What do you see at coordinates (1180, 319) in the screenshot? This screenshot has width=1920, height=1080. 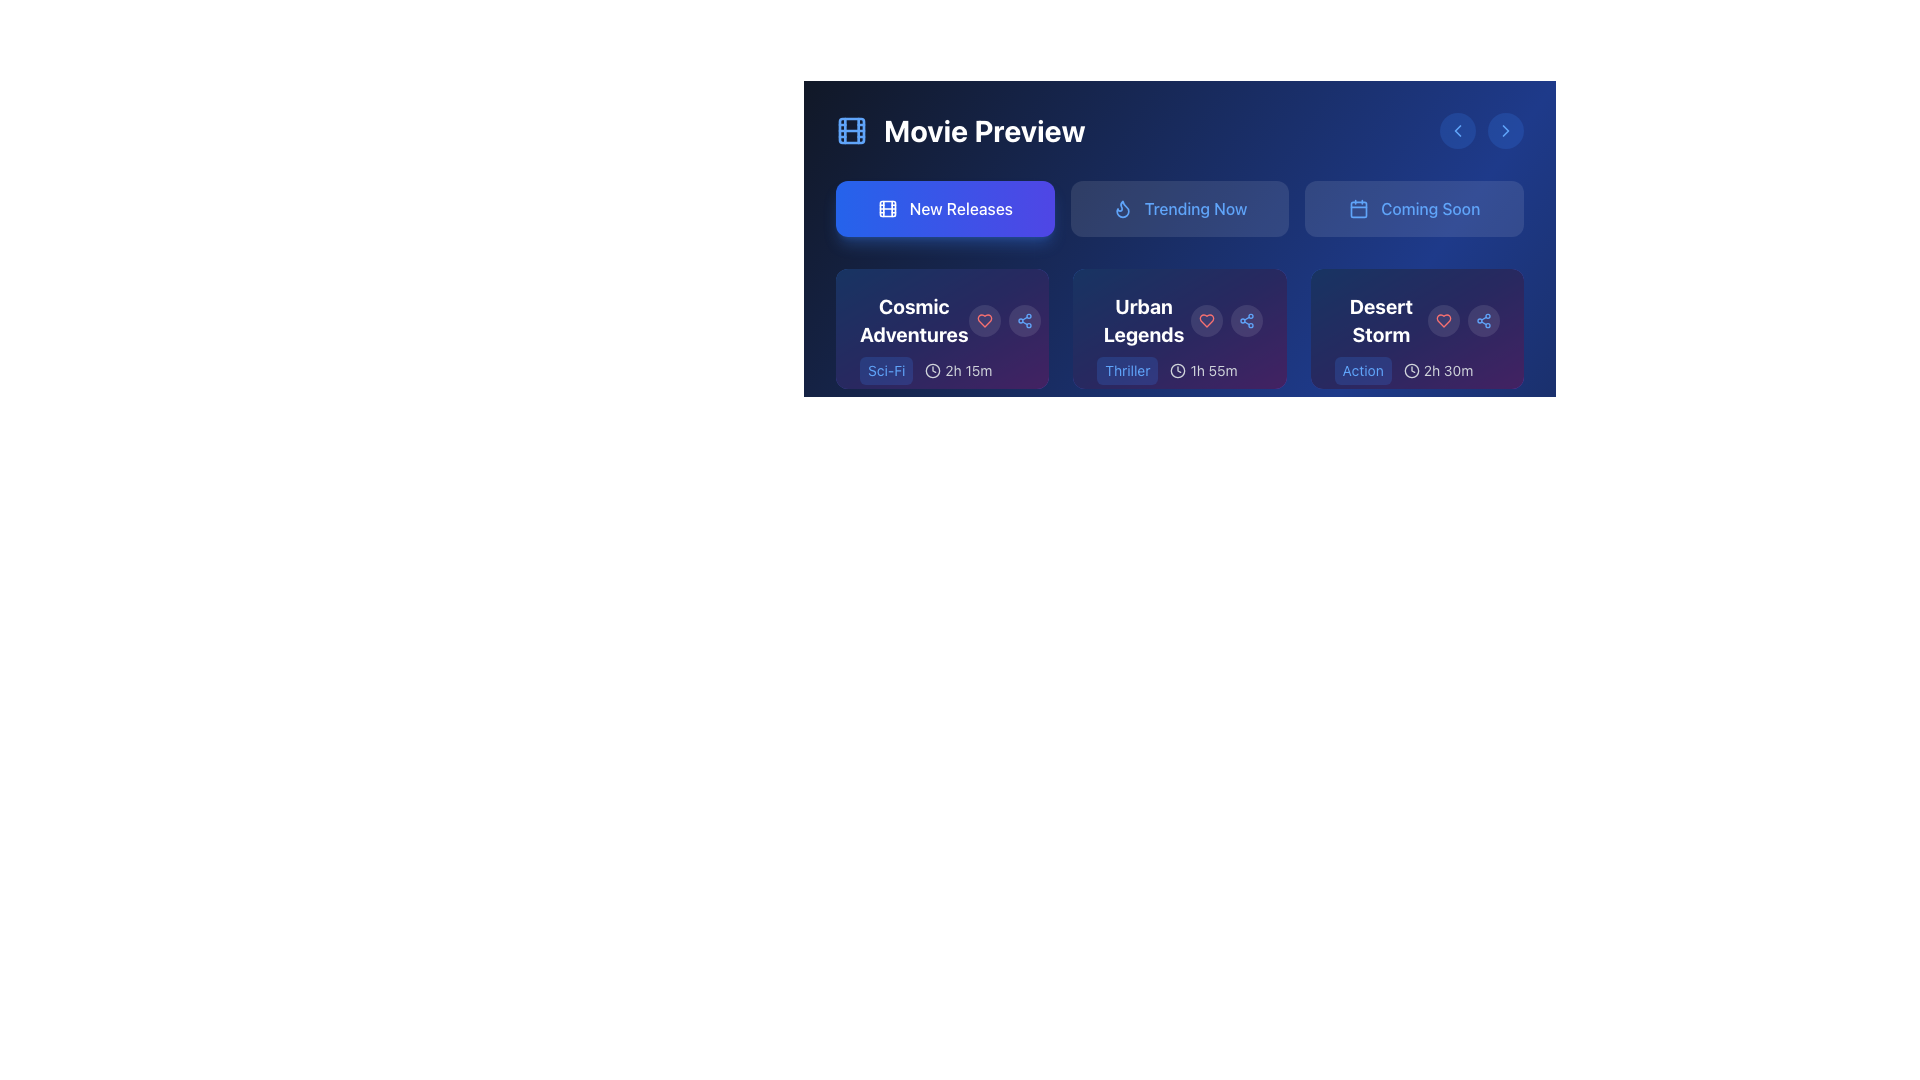 I see `the text label displaying the title 'Urban Legends' in bold white typography located in the top-right quadrant of the movie details section` at bounding box center [1180, 319].